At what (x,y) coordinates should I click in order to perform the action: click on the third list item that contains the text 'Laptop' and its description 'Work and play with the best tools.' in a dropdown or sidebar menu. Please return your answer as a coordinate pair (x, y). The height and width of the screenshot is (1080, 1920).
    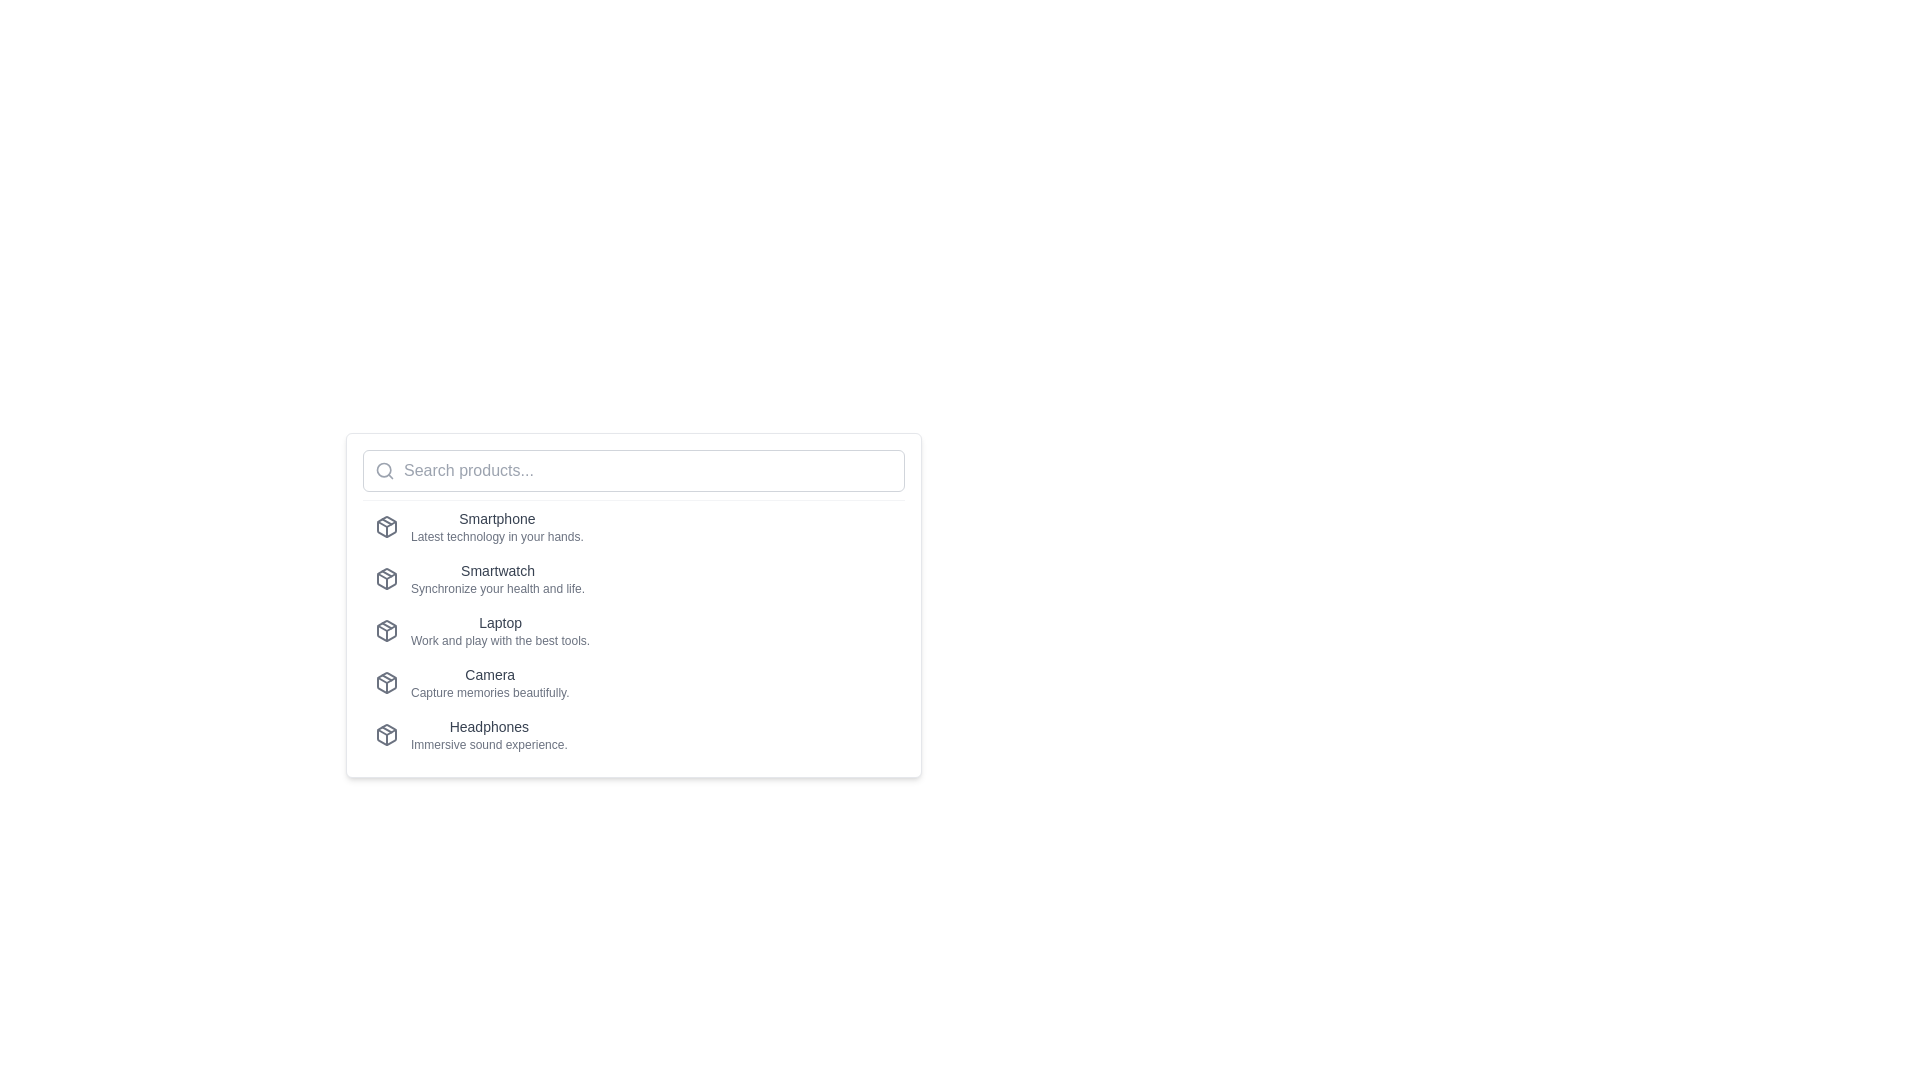
    Looking at the image, I should click on (500, 631).